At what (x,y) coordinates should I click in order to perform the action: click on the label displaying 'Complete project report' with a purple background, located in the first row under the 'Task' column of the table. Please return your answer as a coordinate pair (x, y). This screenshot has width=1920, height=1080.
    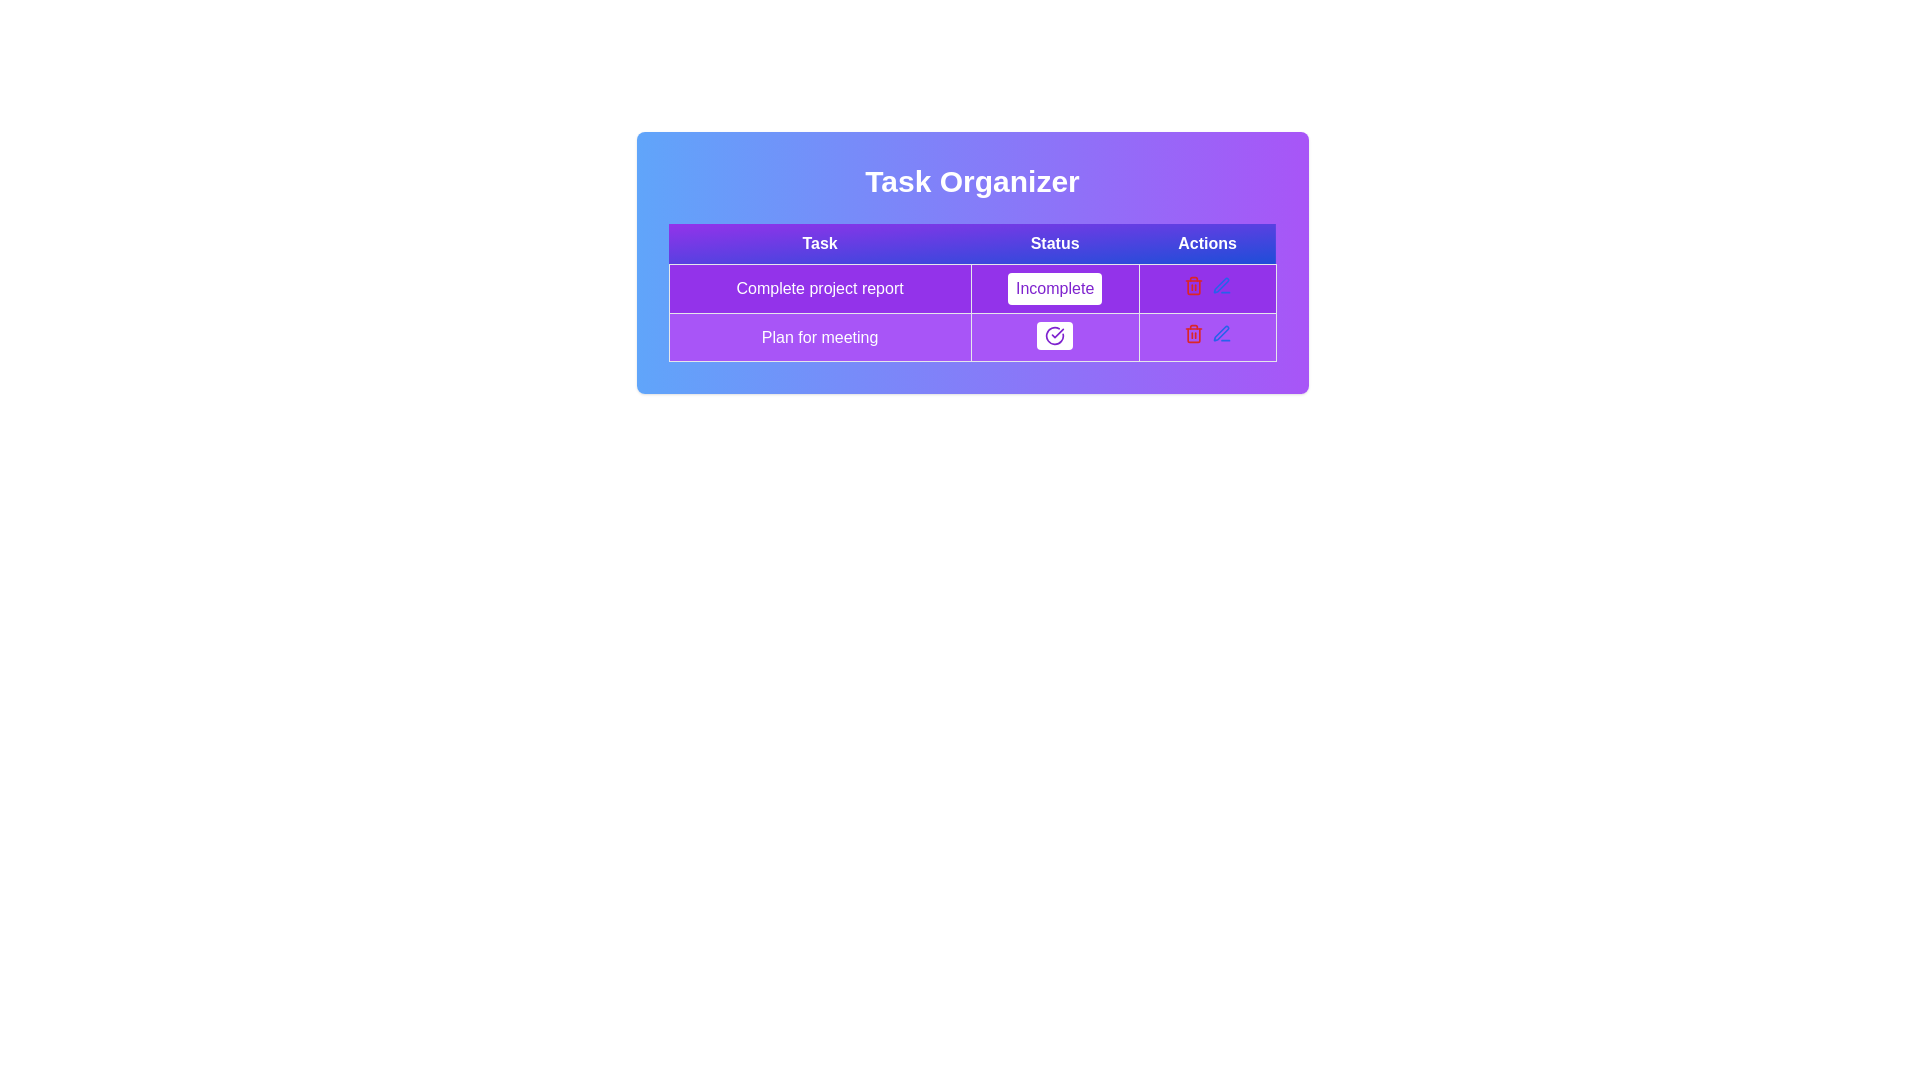
    Looking at the image, I should click on (820, 289).